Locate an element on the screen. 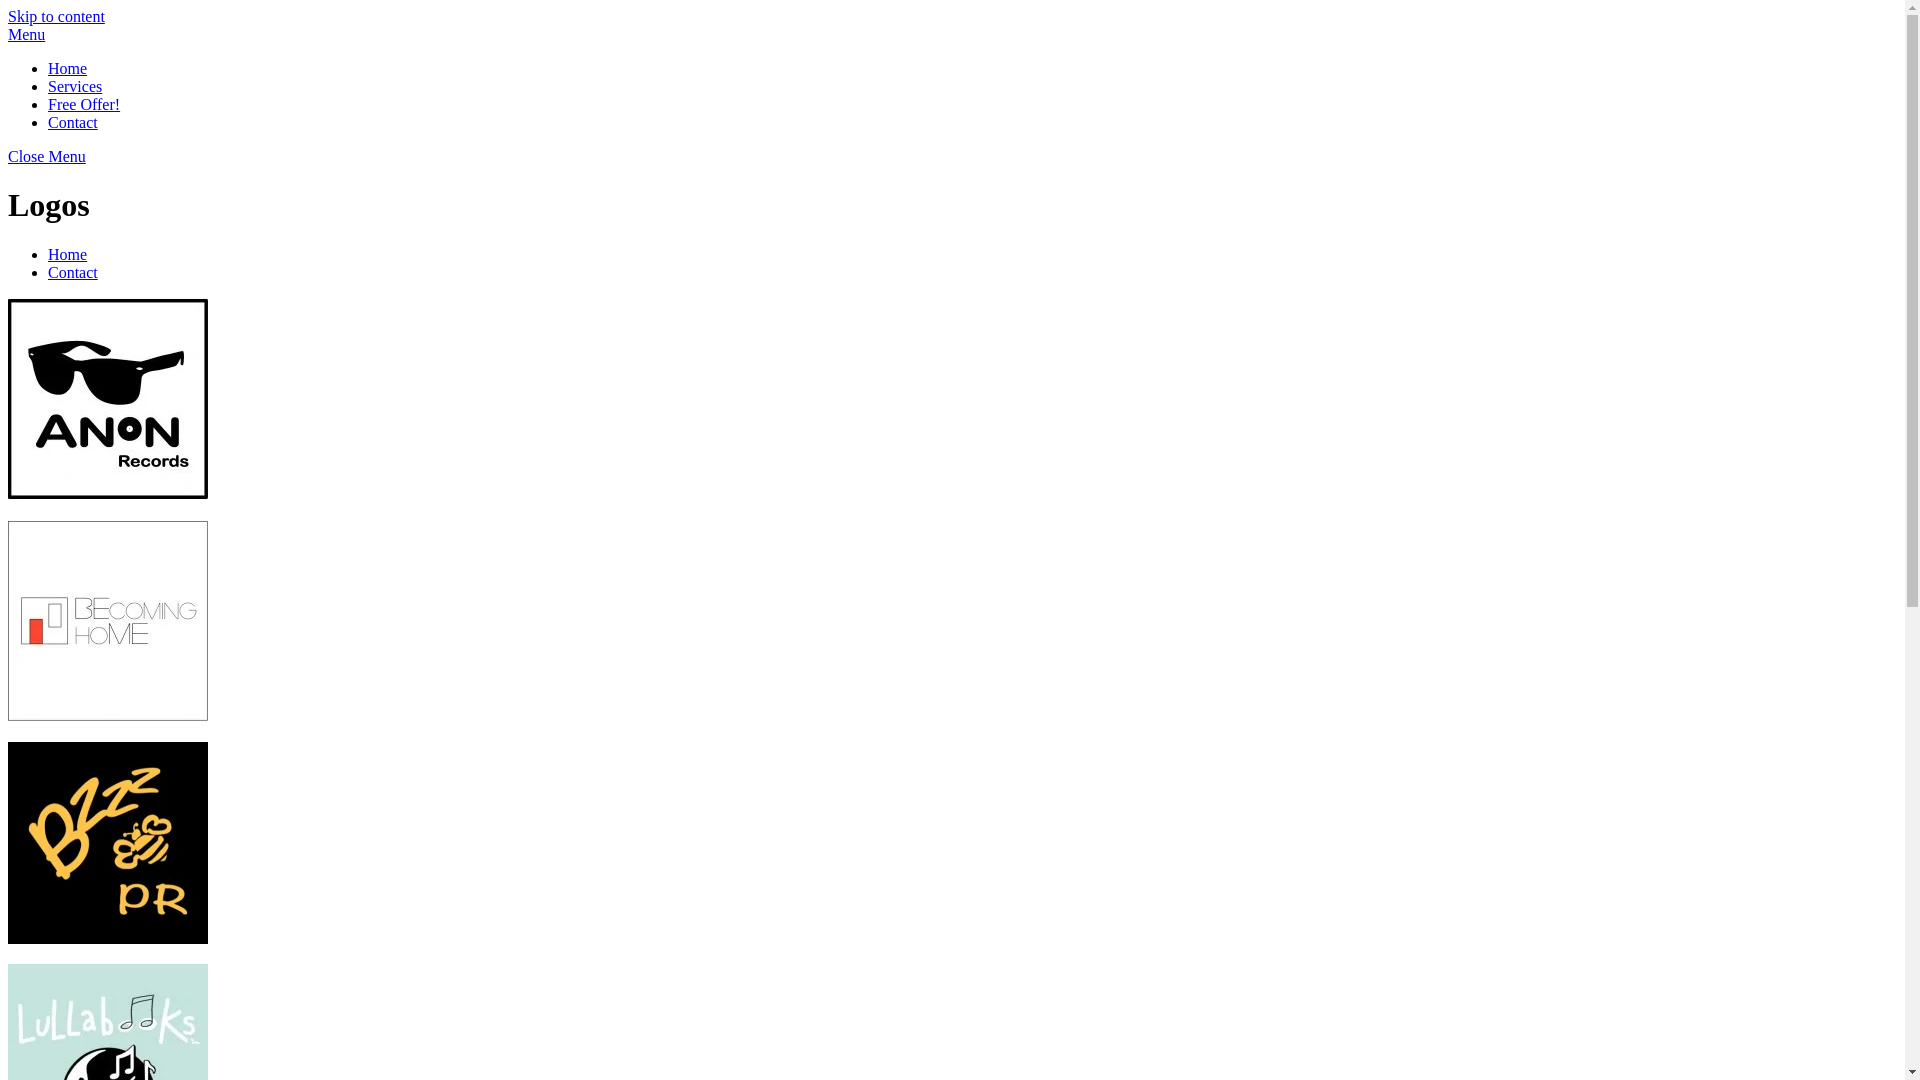 This screenshot has height=1080, width=1920. 'Menu' is located at coordinates (26, 34).